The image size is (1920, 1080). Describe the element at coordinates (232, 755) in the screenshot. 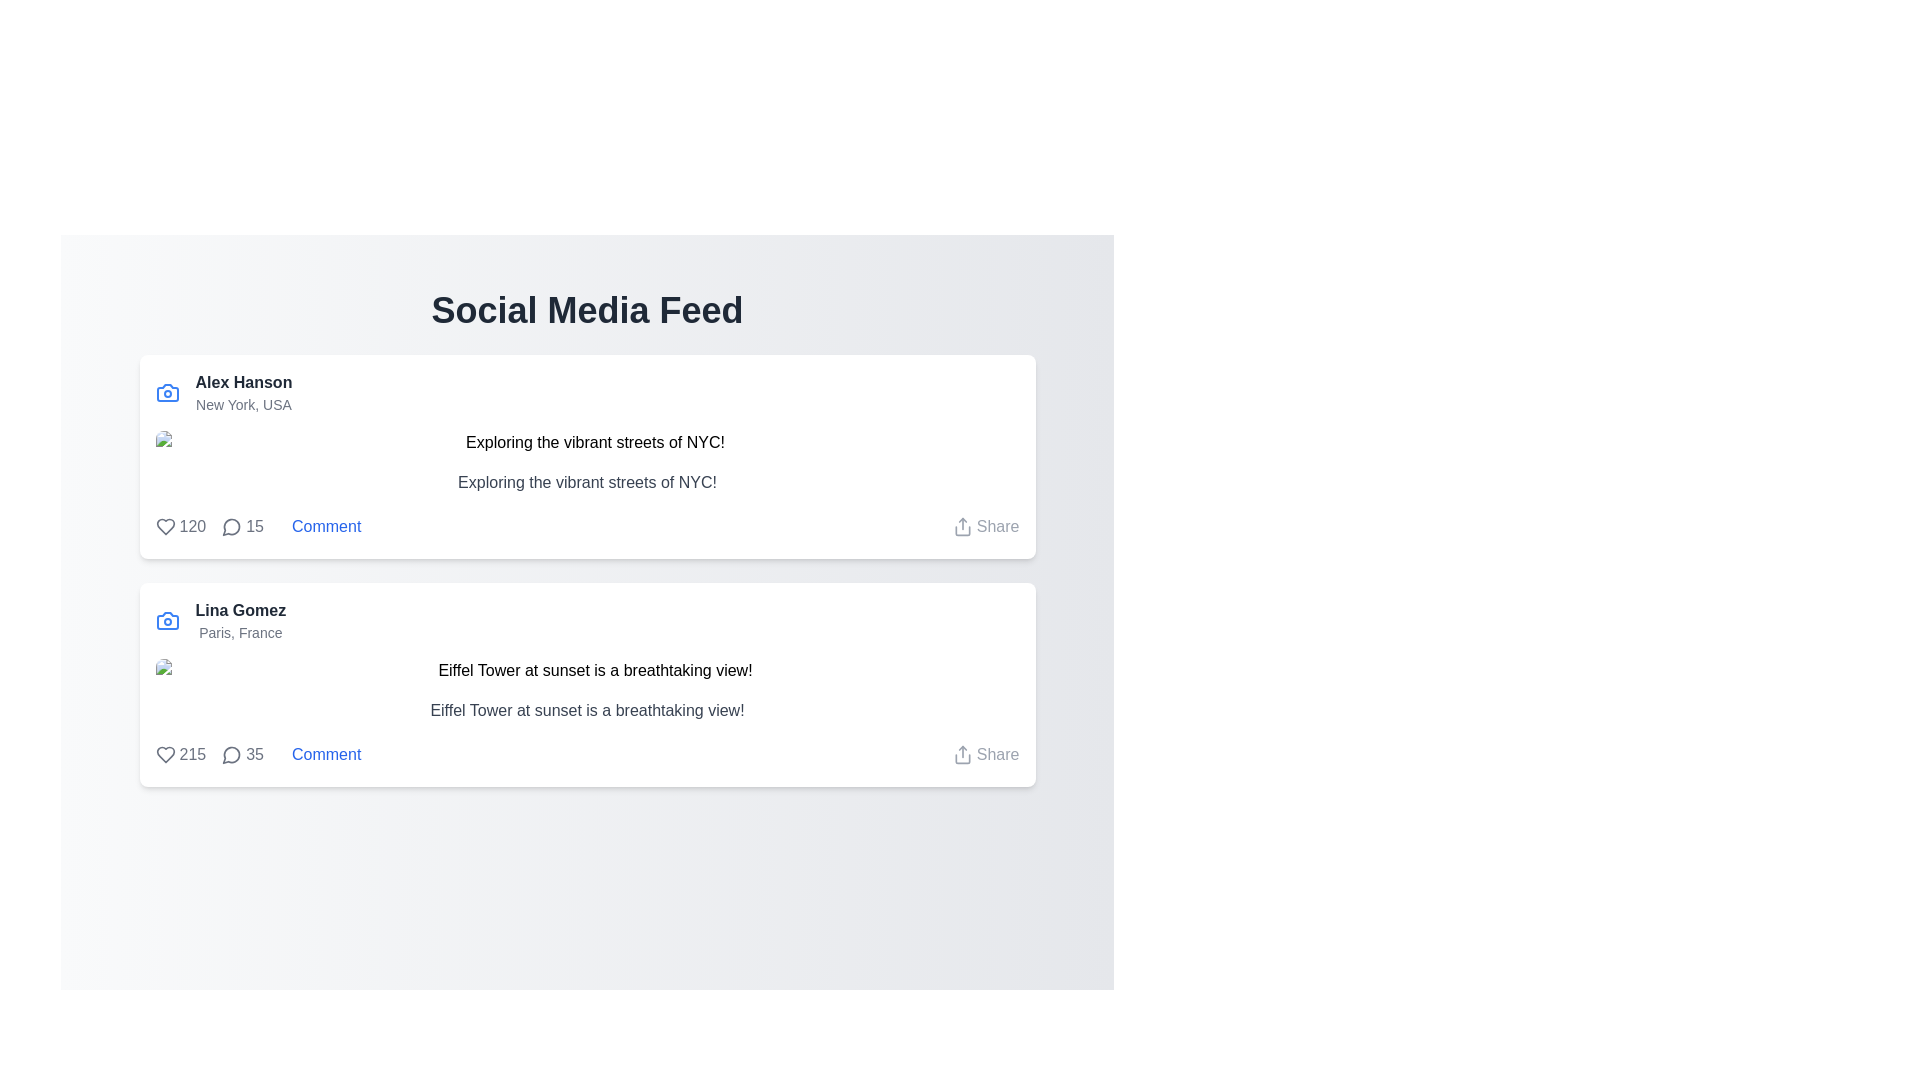

I see `the speech bubble icon representing comments` at that location.